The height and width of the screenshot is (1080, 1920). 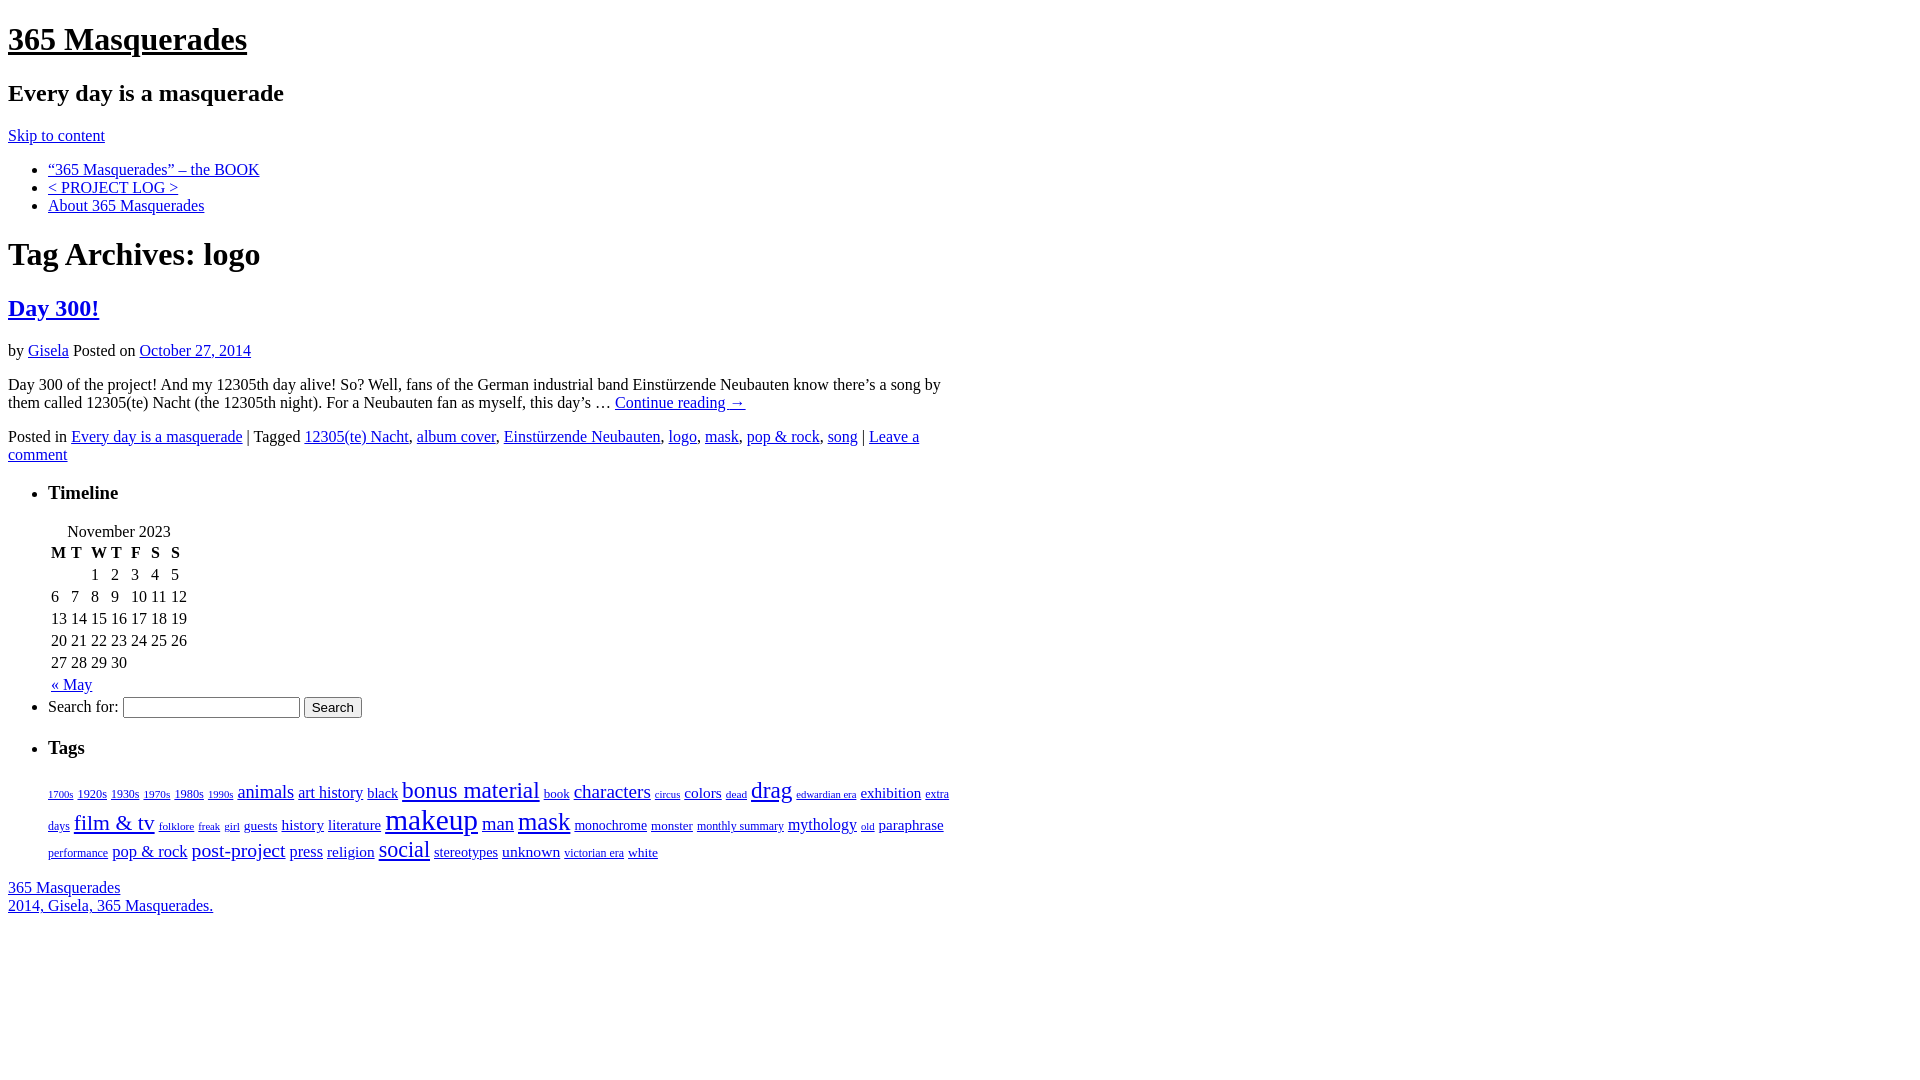 What do you see at coordinates (302, 435) in the screenshot?
I see `'12305(te) Nacht'` at bounding box center [302, 435].